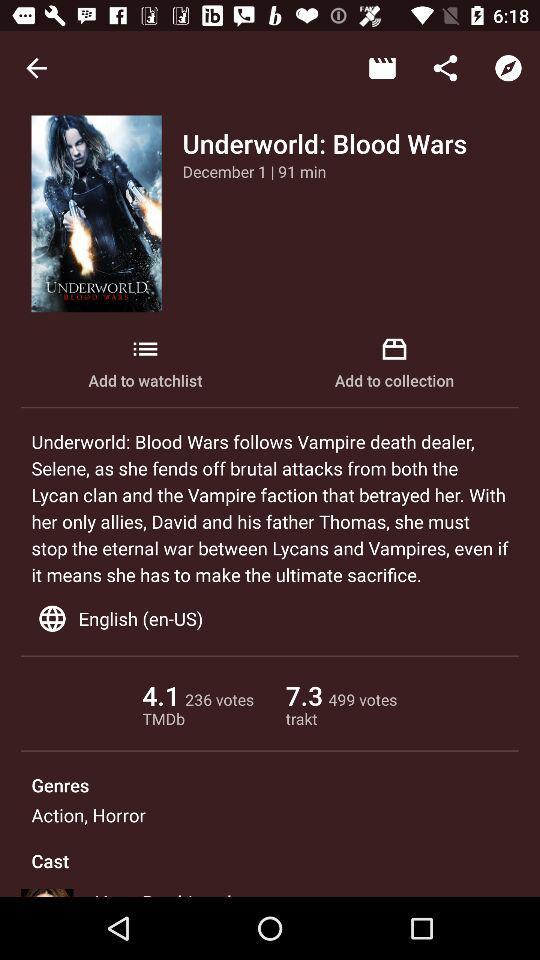  What do you see at coordinates (87, 815) in the screenshot?
I see `the action, horror` at bounding box center [87, 815].